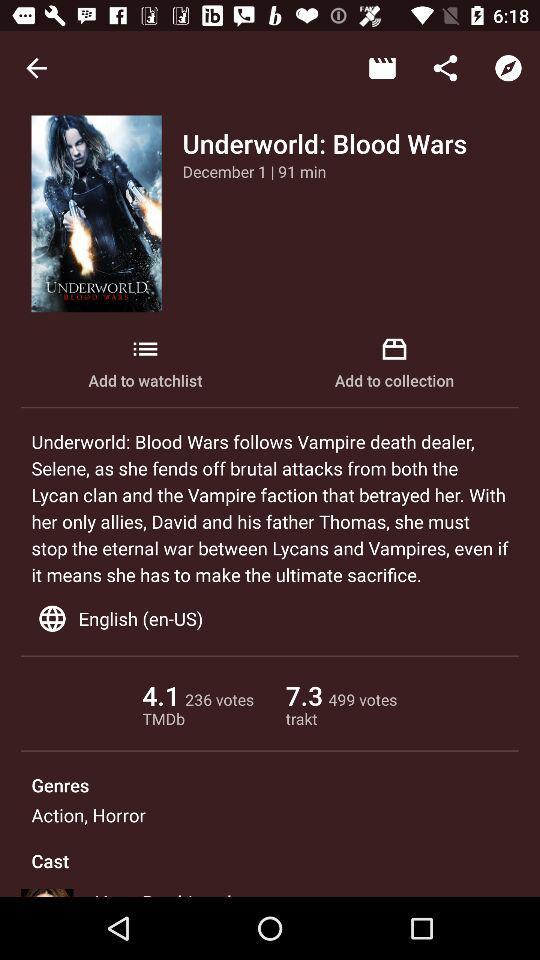  What do you see at coordinates (87, 815) in the screenshot?
I see `the action, horror` at bounding box center [87, 815].